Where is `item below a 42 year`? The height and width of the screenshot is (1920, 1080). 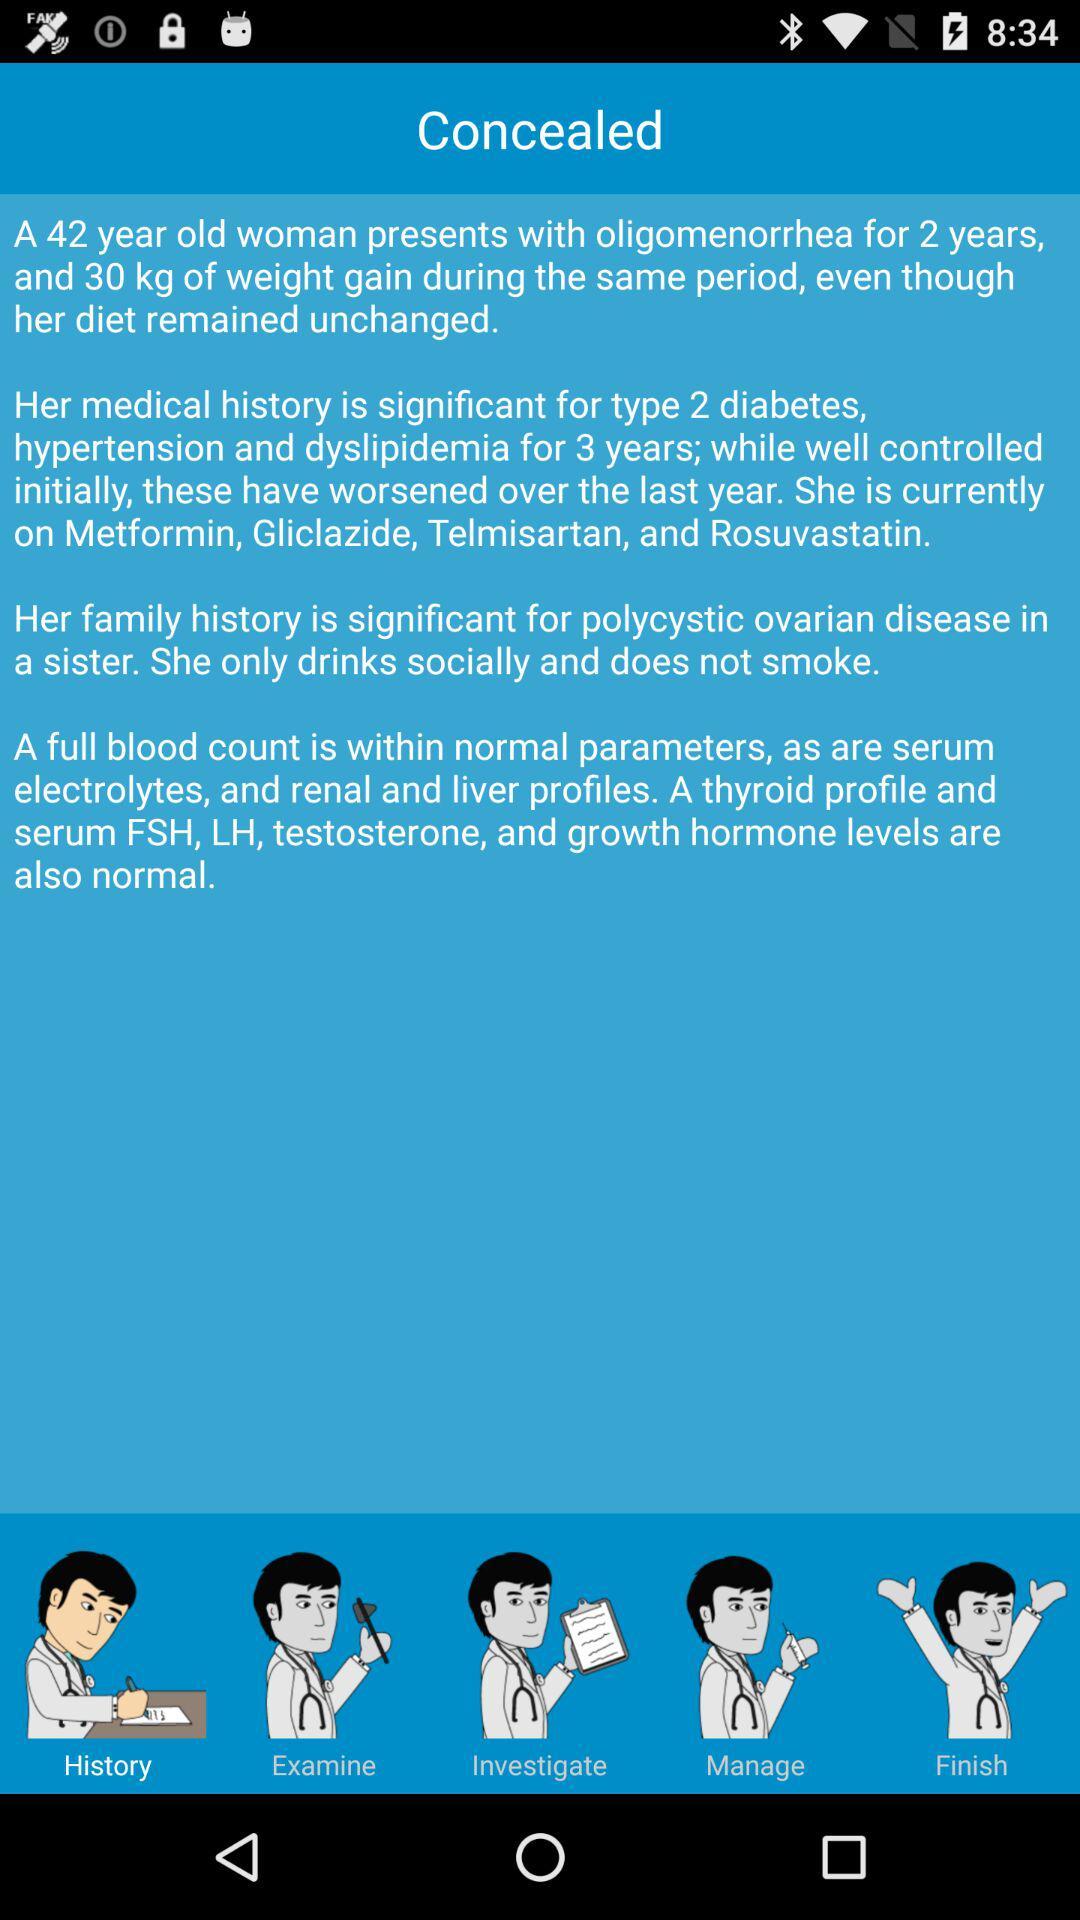 item below a 42 year is located at coordinates (108, 1653).